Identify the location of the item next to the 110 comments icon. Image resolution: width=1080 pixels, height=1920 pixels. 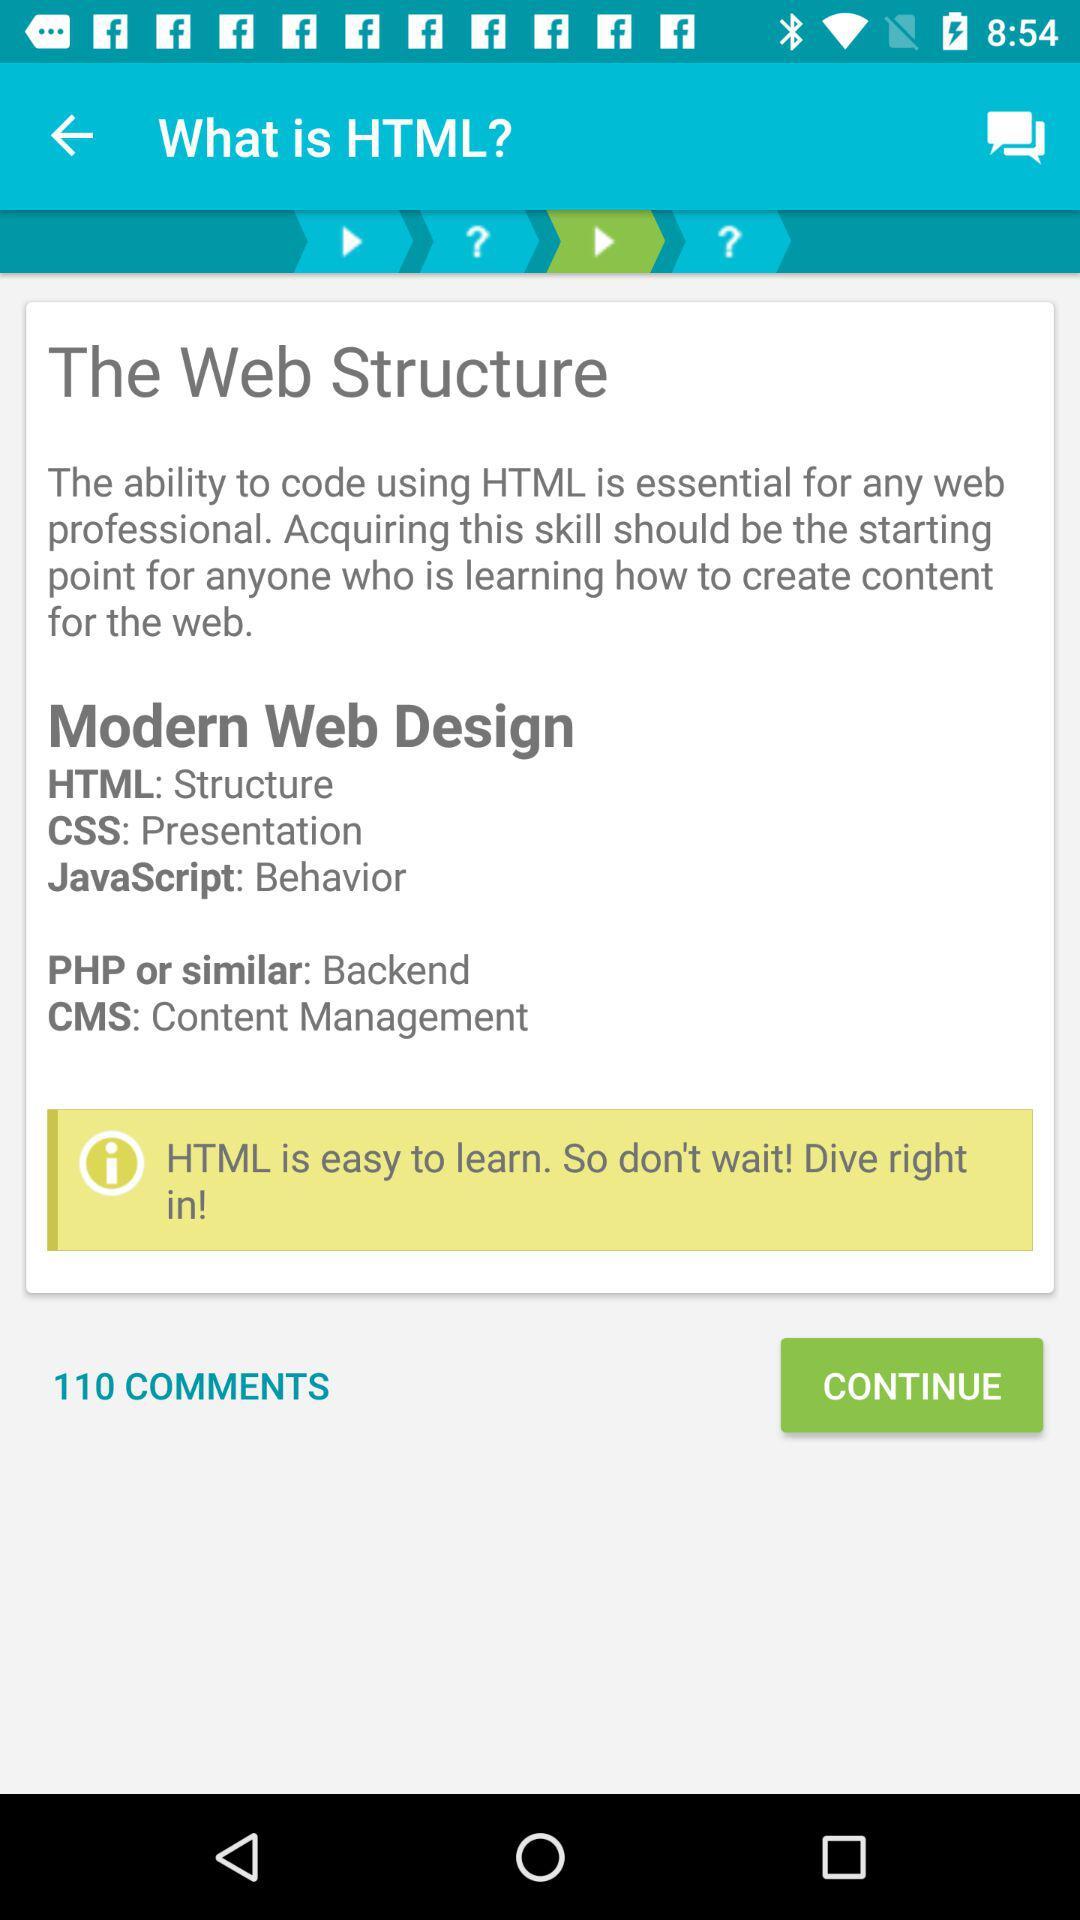
(911, 1384).